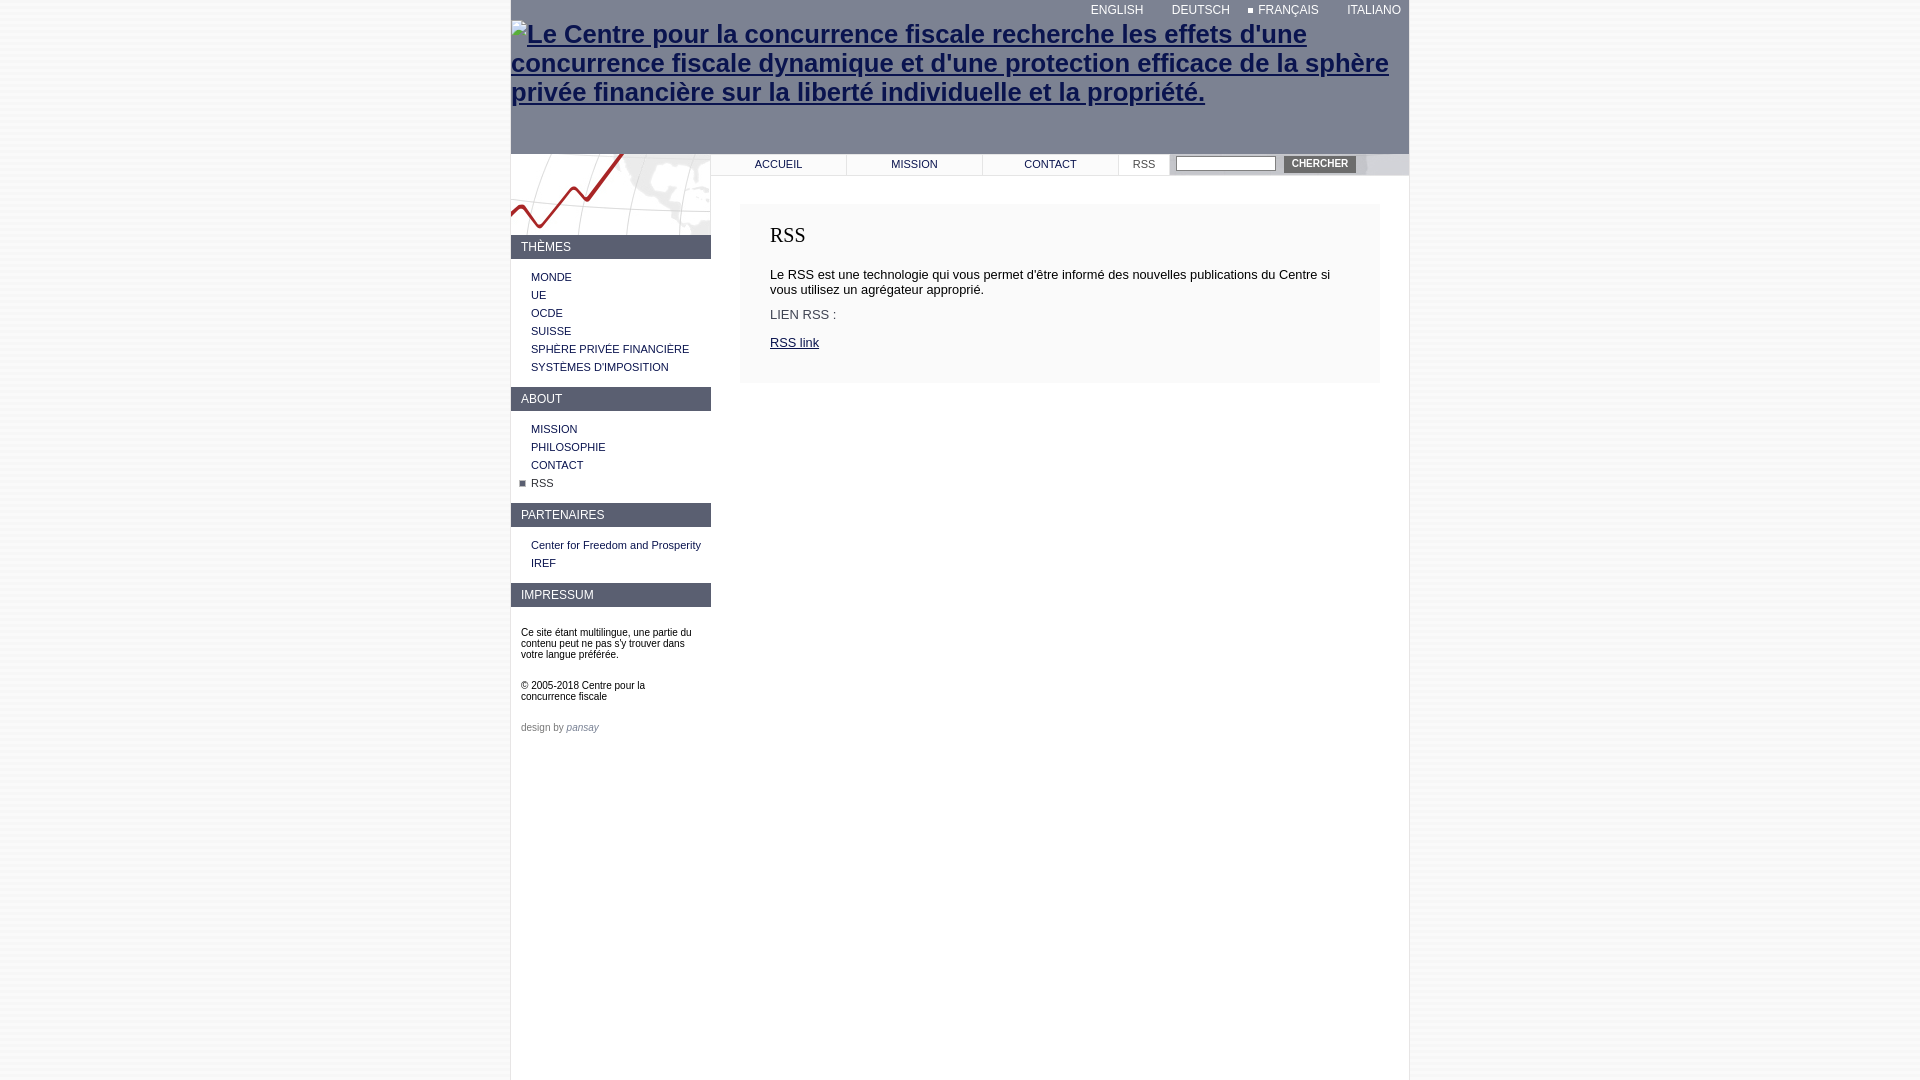  What do you see at coordinates (538, 294) in the screenshot?
I see `'UE'` at bounding box center [538, 294].